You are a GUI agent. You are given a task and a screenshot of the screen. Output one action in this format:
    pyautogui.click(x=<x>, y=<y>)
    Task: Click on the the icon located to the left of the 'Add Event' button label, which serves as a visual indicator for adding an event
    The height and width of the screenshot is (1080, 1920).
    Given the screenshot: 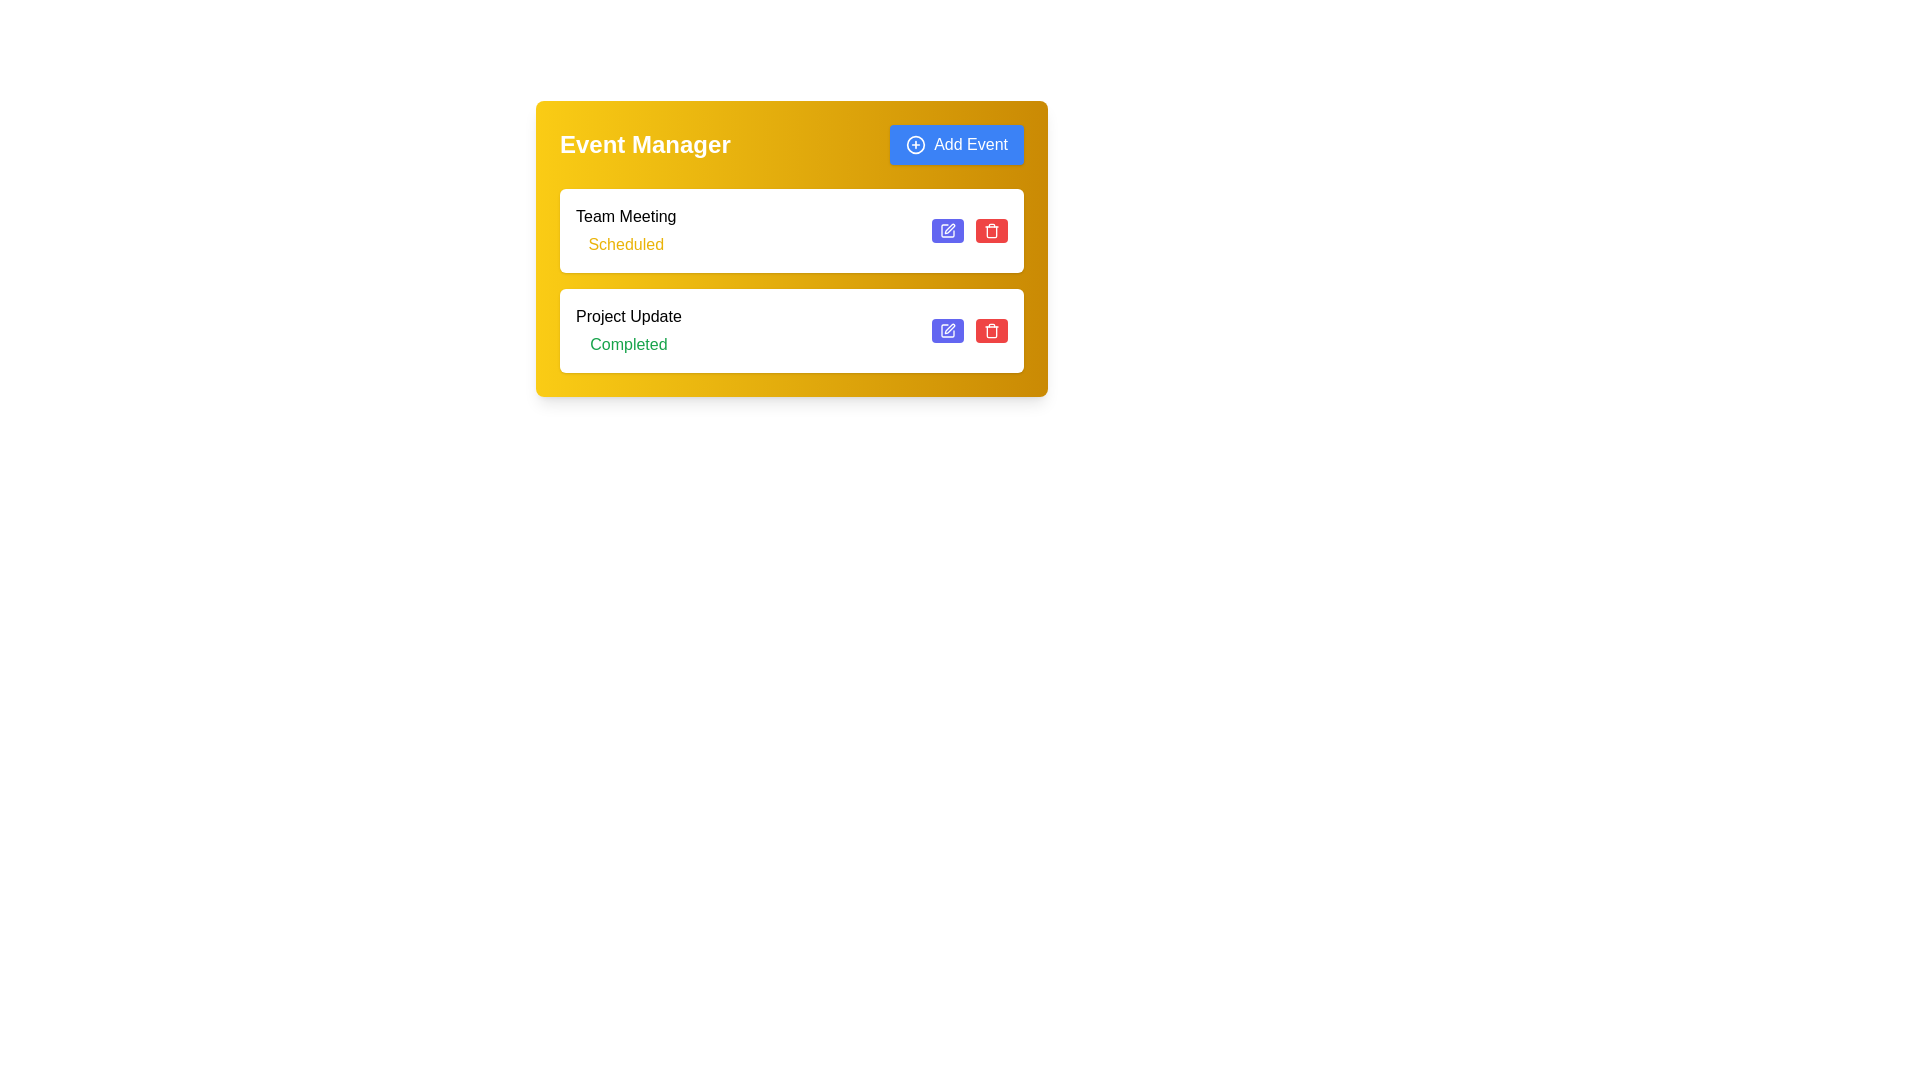 What is the action you would take?
    pyautogui.click(x=915, y=144)
    